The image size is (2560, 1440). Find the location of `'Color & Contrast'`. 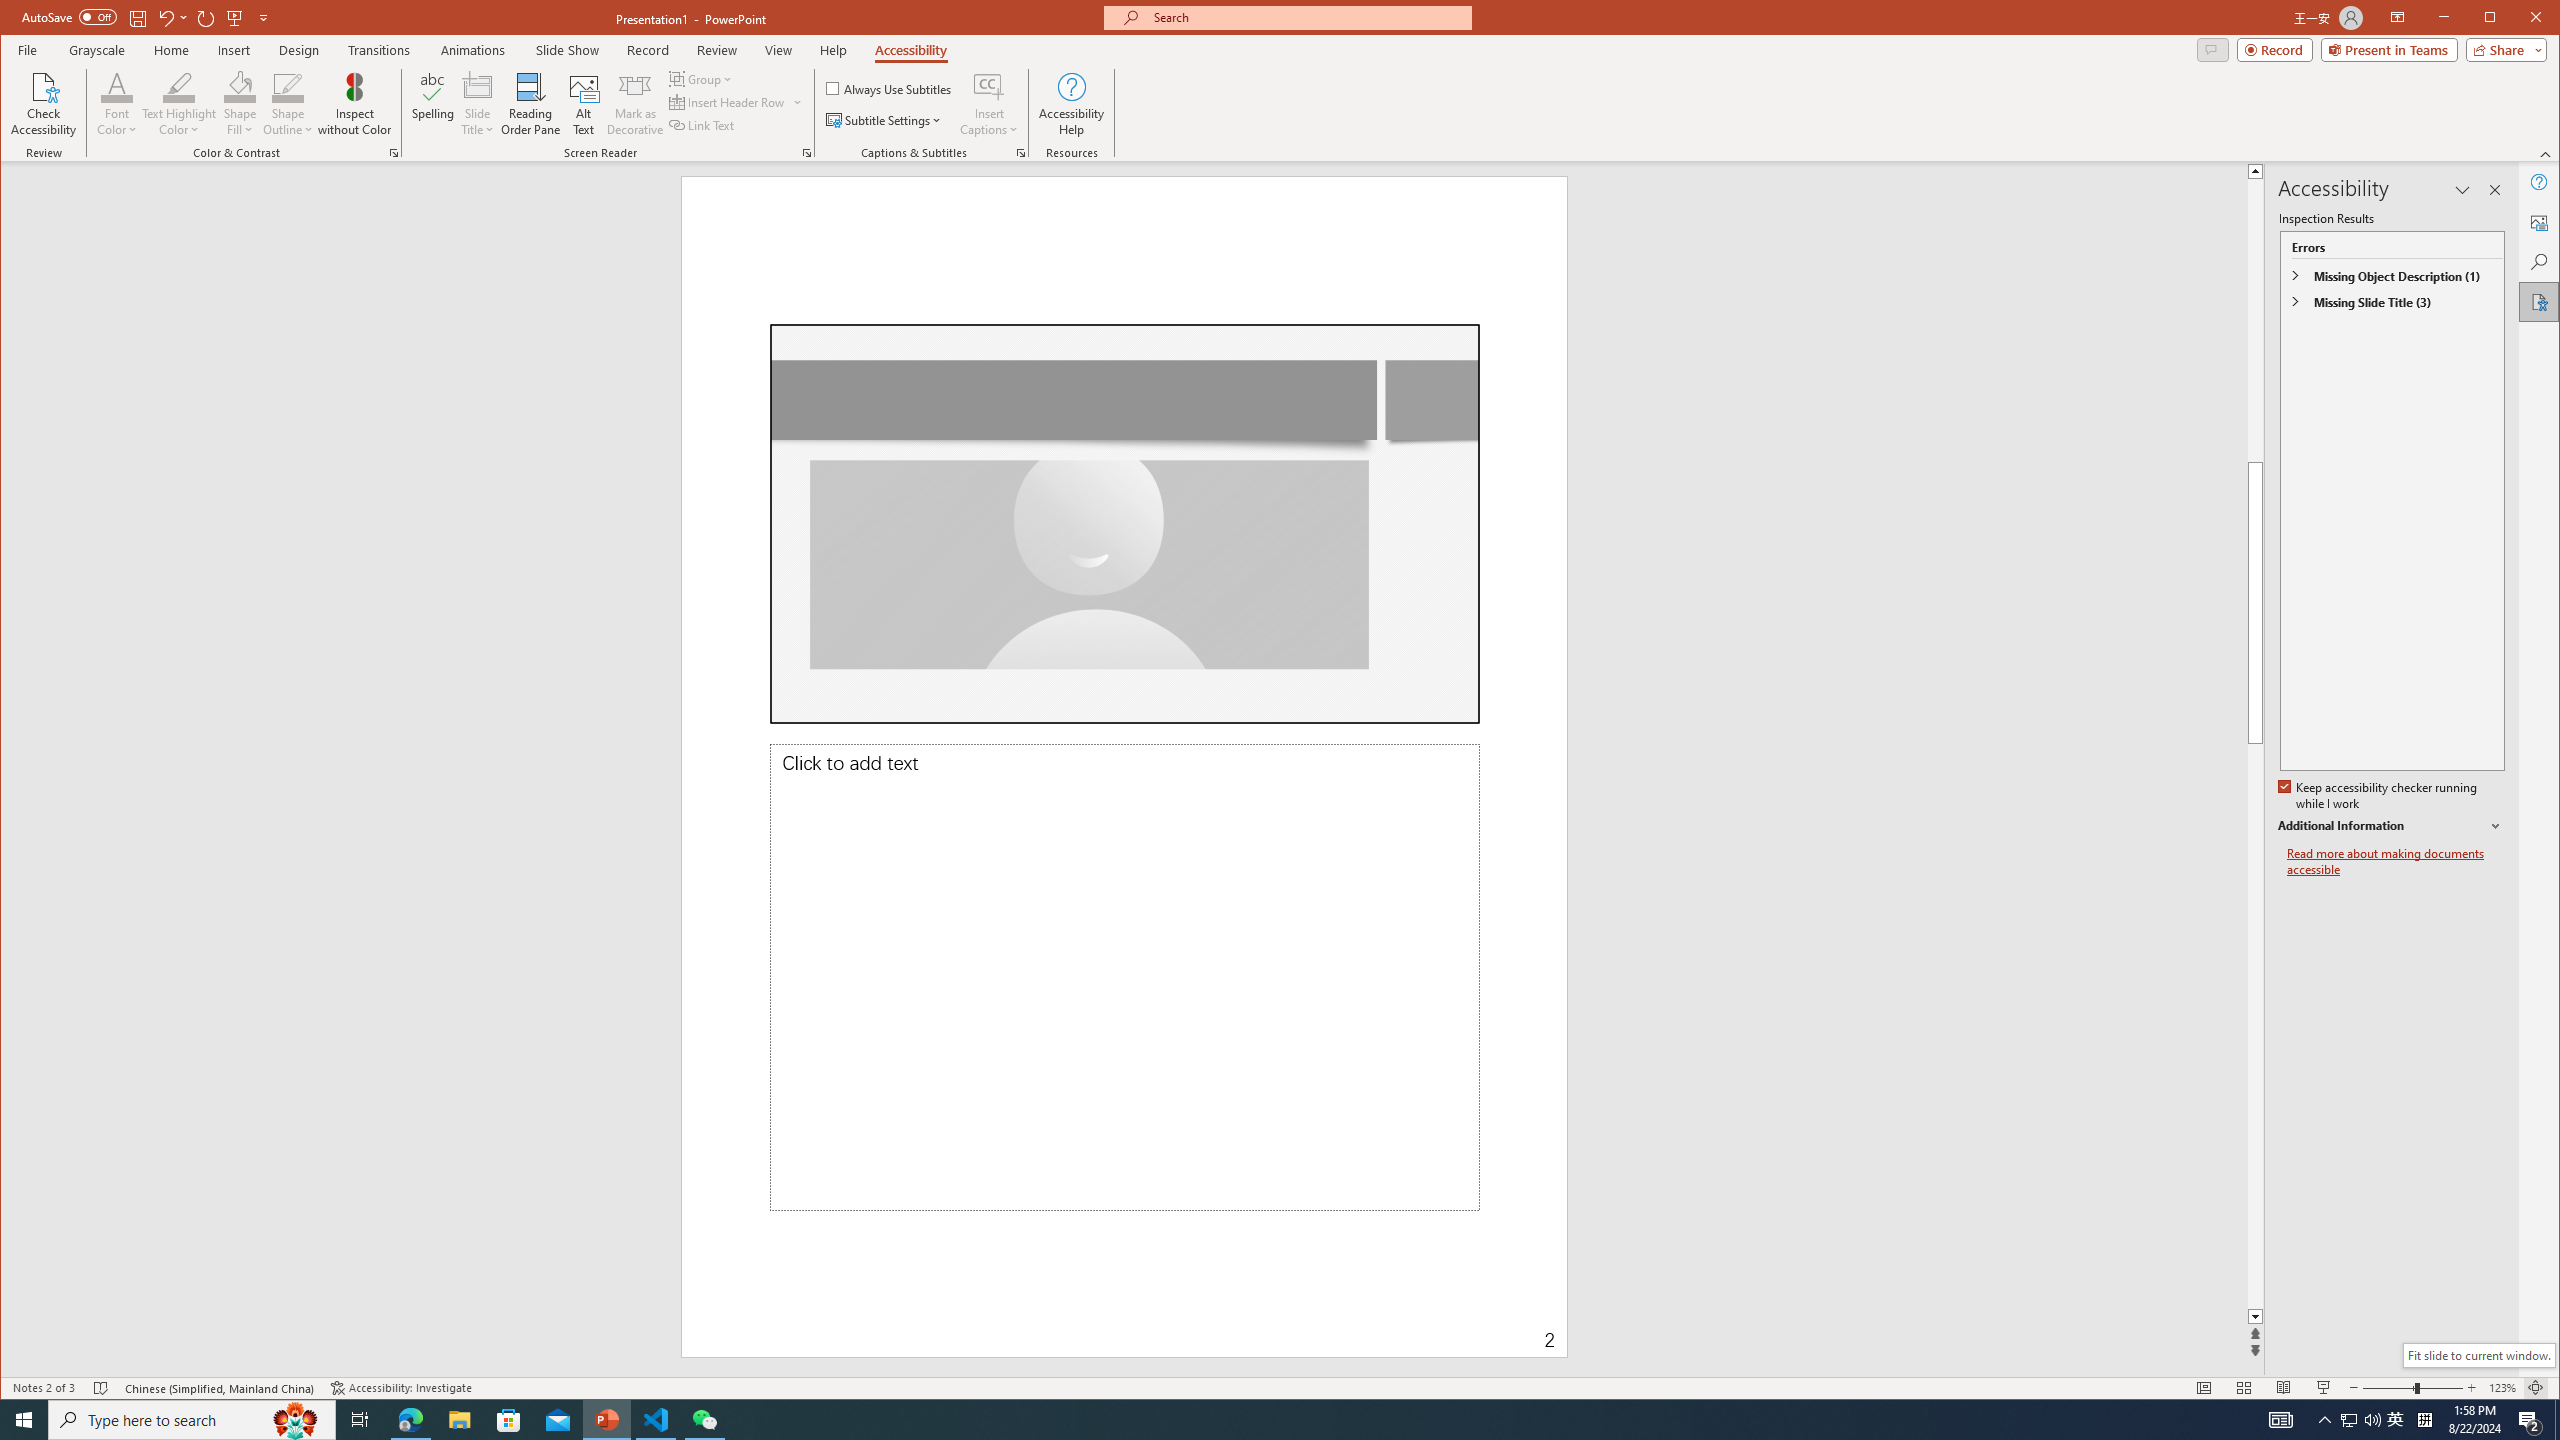

'Color & Contrast' is located at coordinates (394, 153).